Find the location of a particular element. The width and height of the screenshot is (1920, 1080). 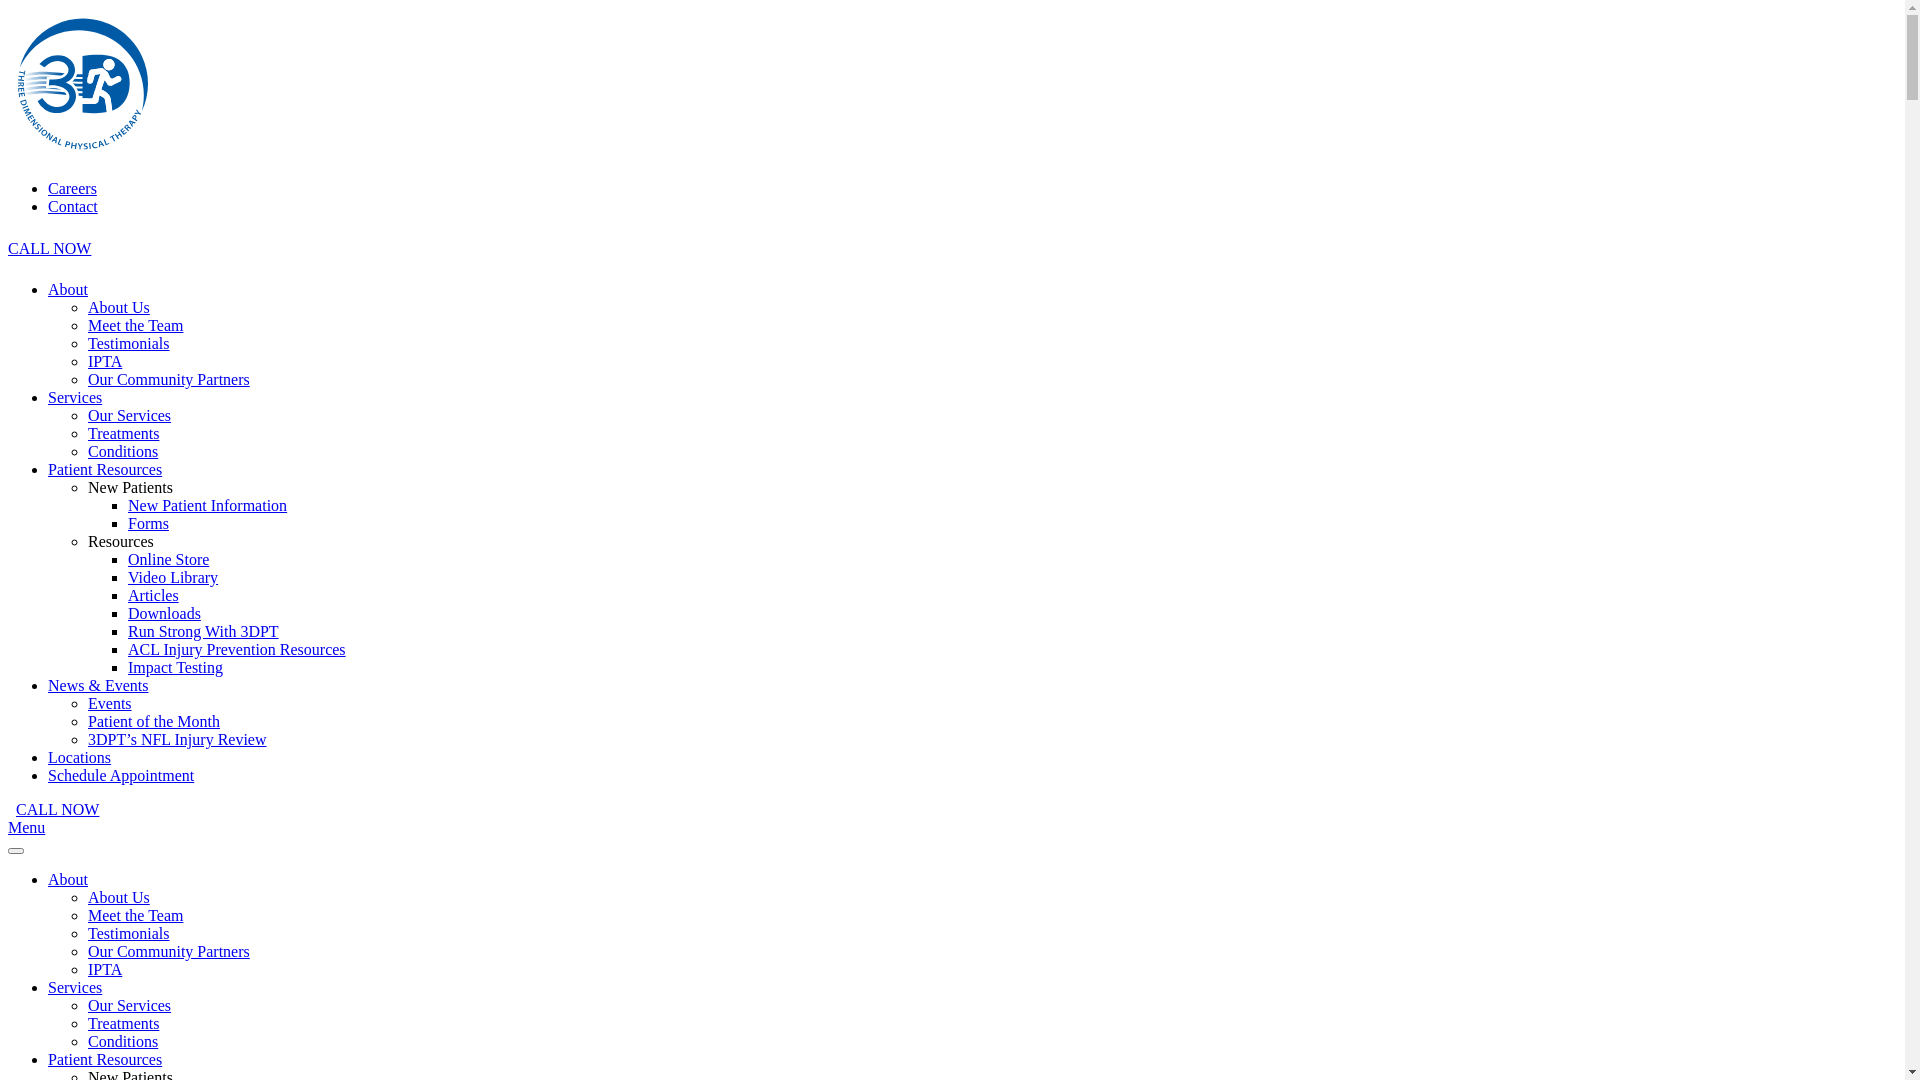

'Careers' is located at coordinates (72, 188).